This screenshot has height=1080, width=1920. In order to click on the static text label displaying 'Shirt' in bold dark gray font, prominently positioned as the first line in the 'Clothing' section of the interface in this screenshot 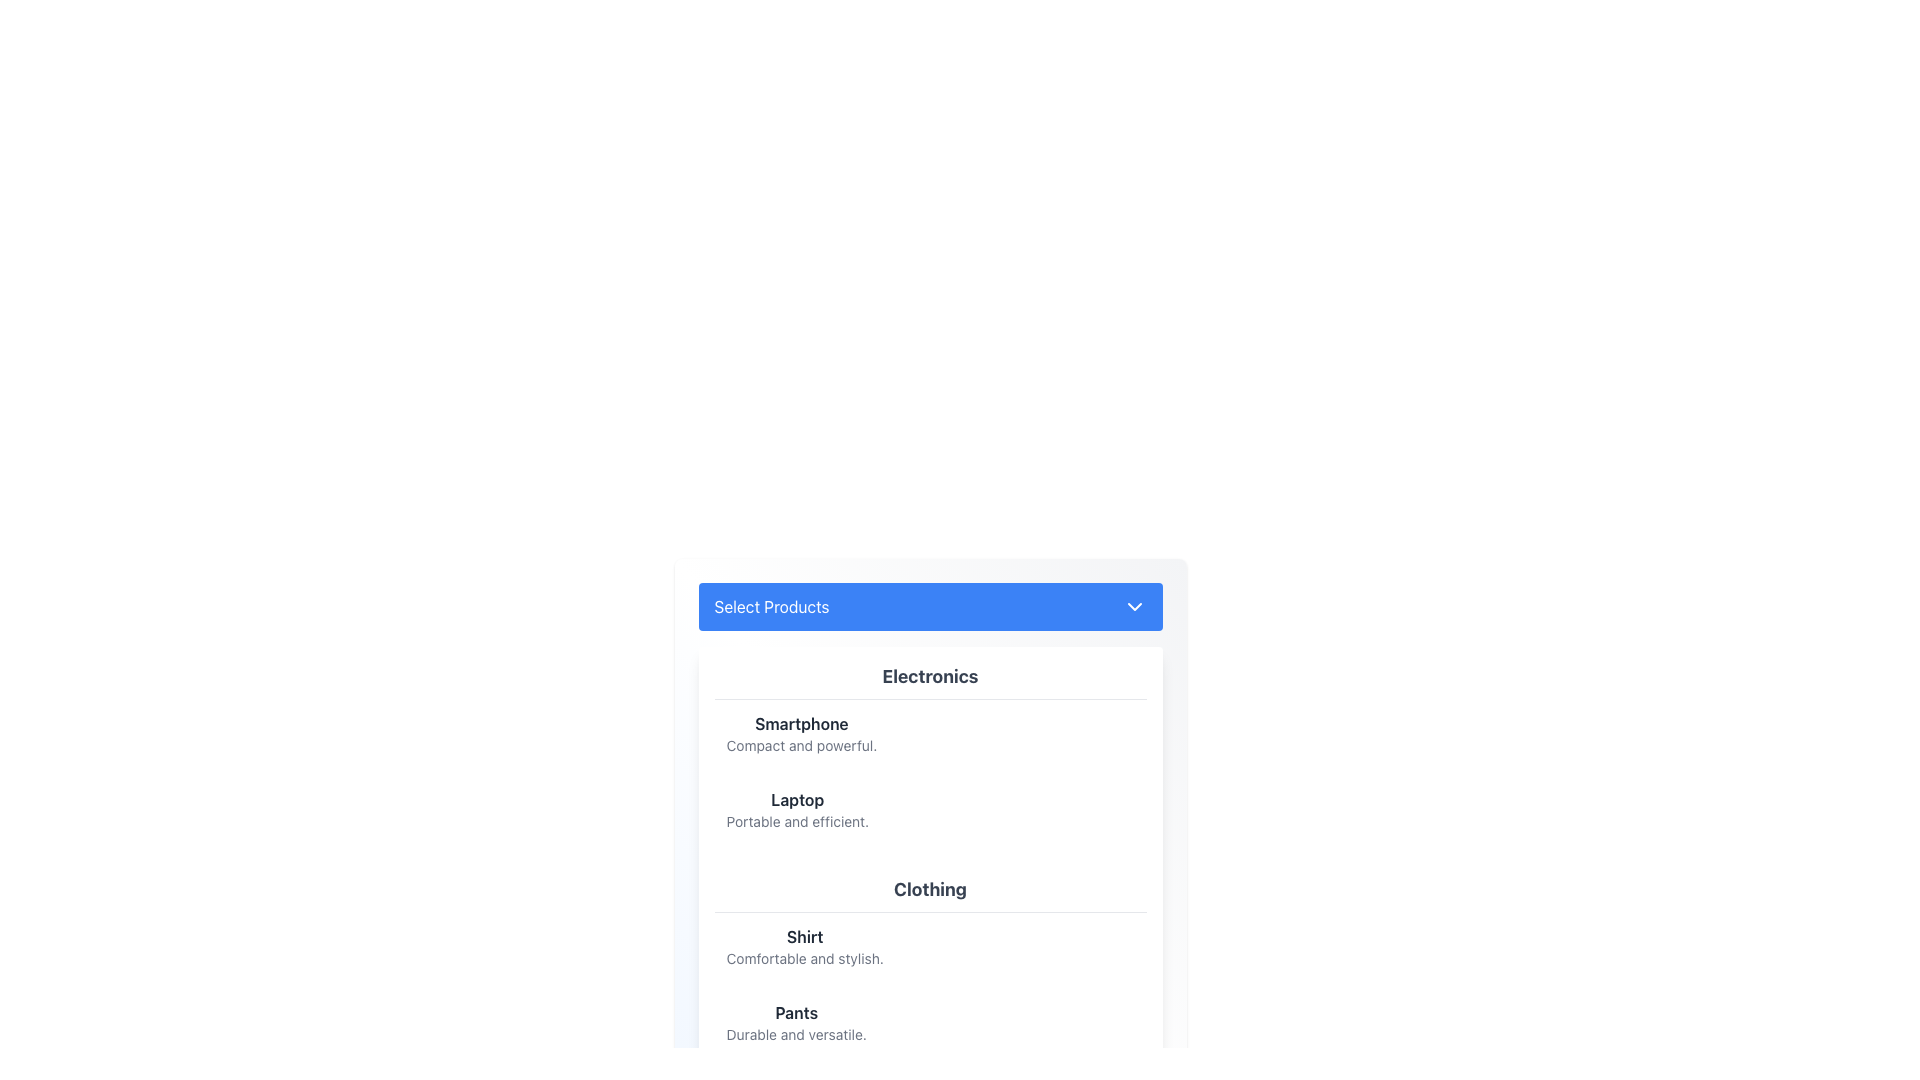, I will do `click(805, 937)`.